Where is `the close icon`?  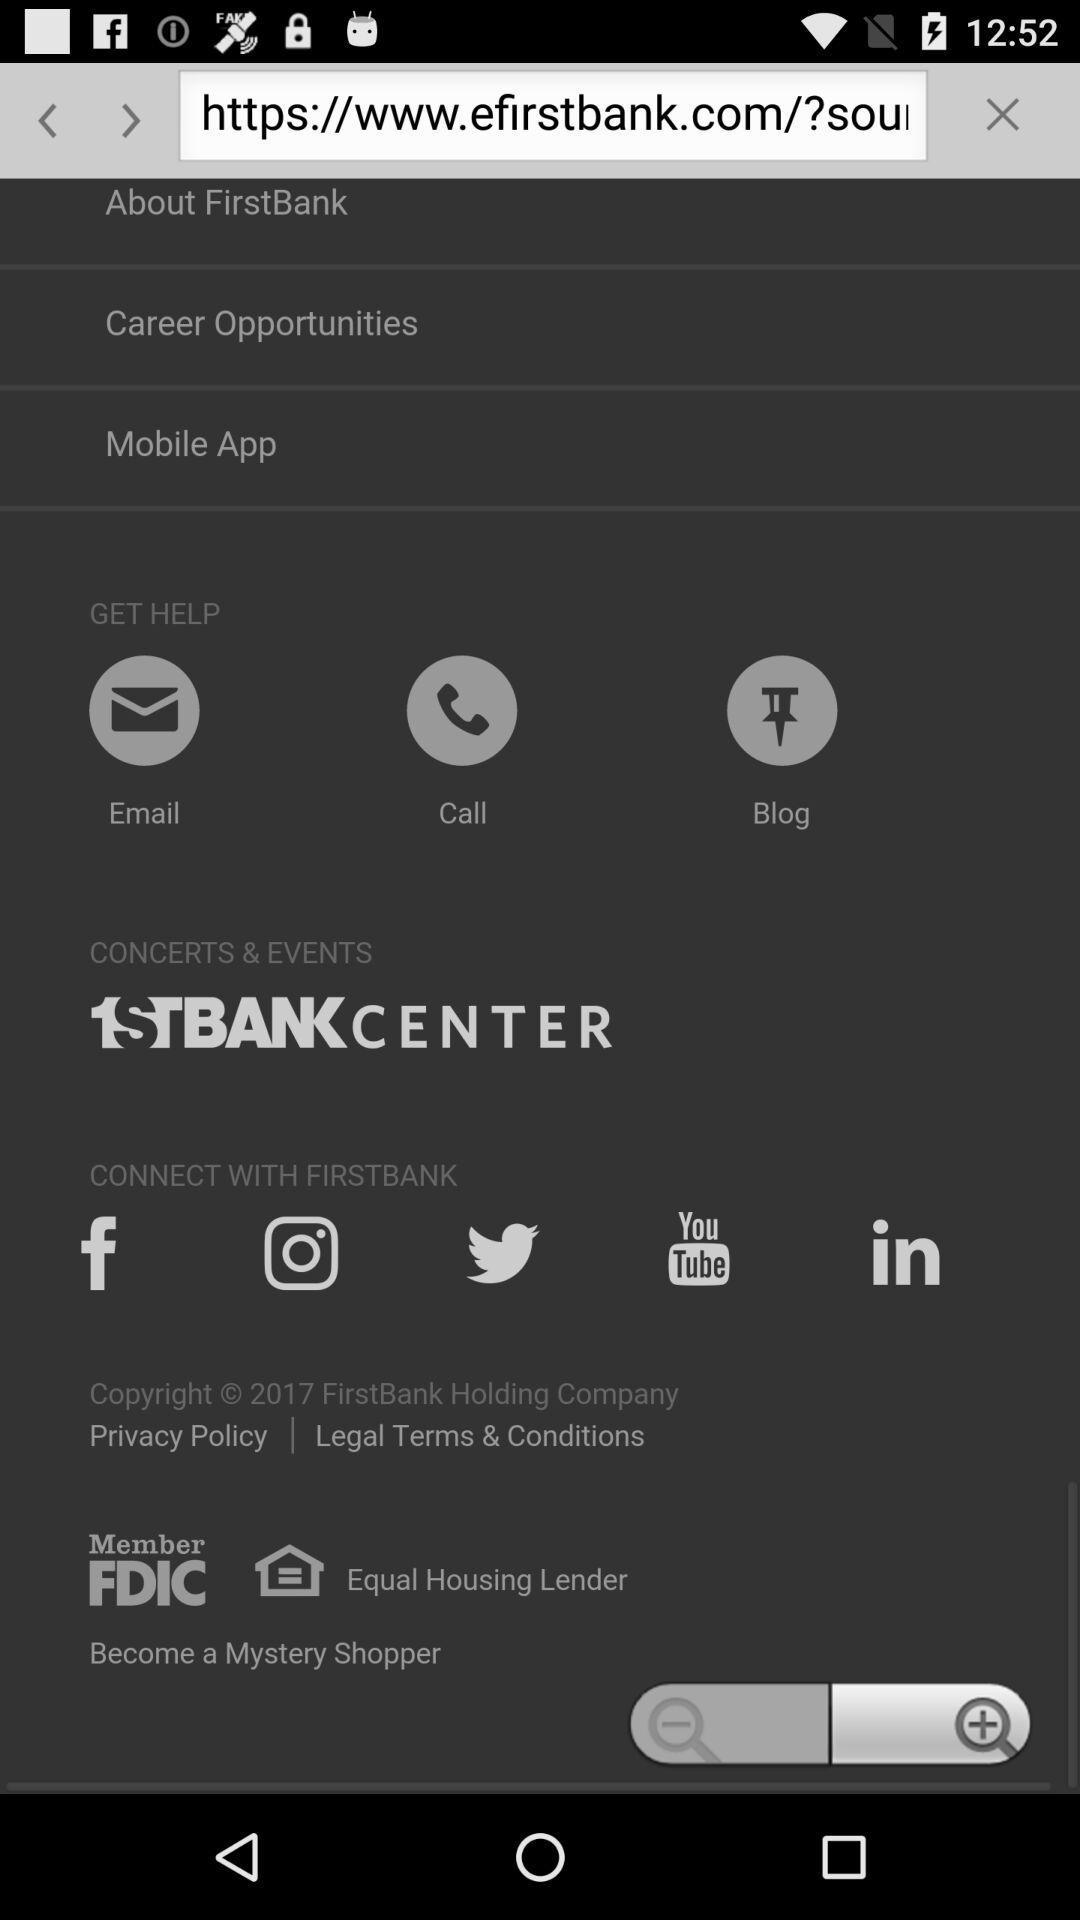 the close icon is located at coordinates (1003, 128).